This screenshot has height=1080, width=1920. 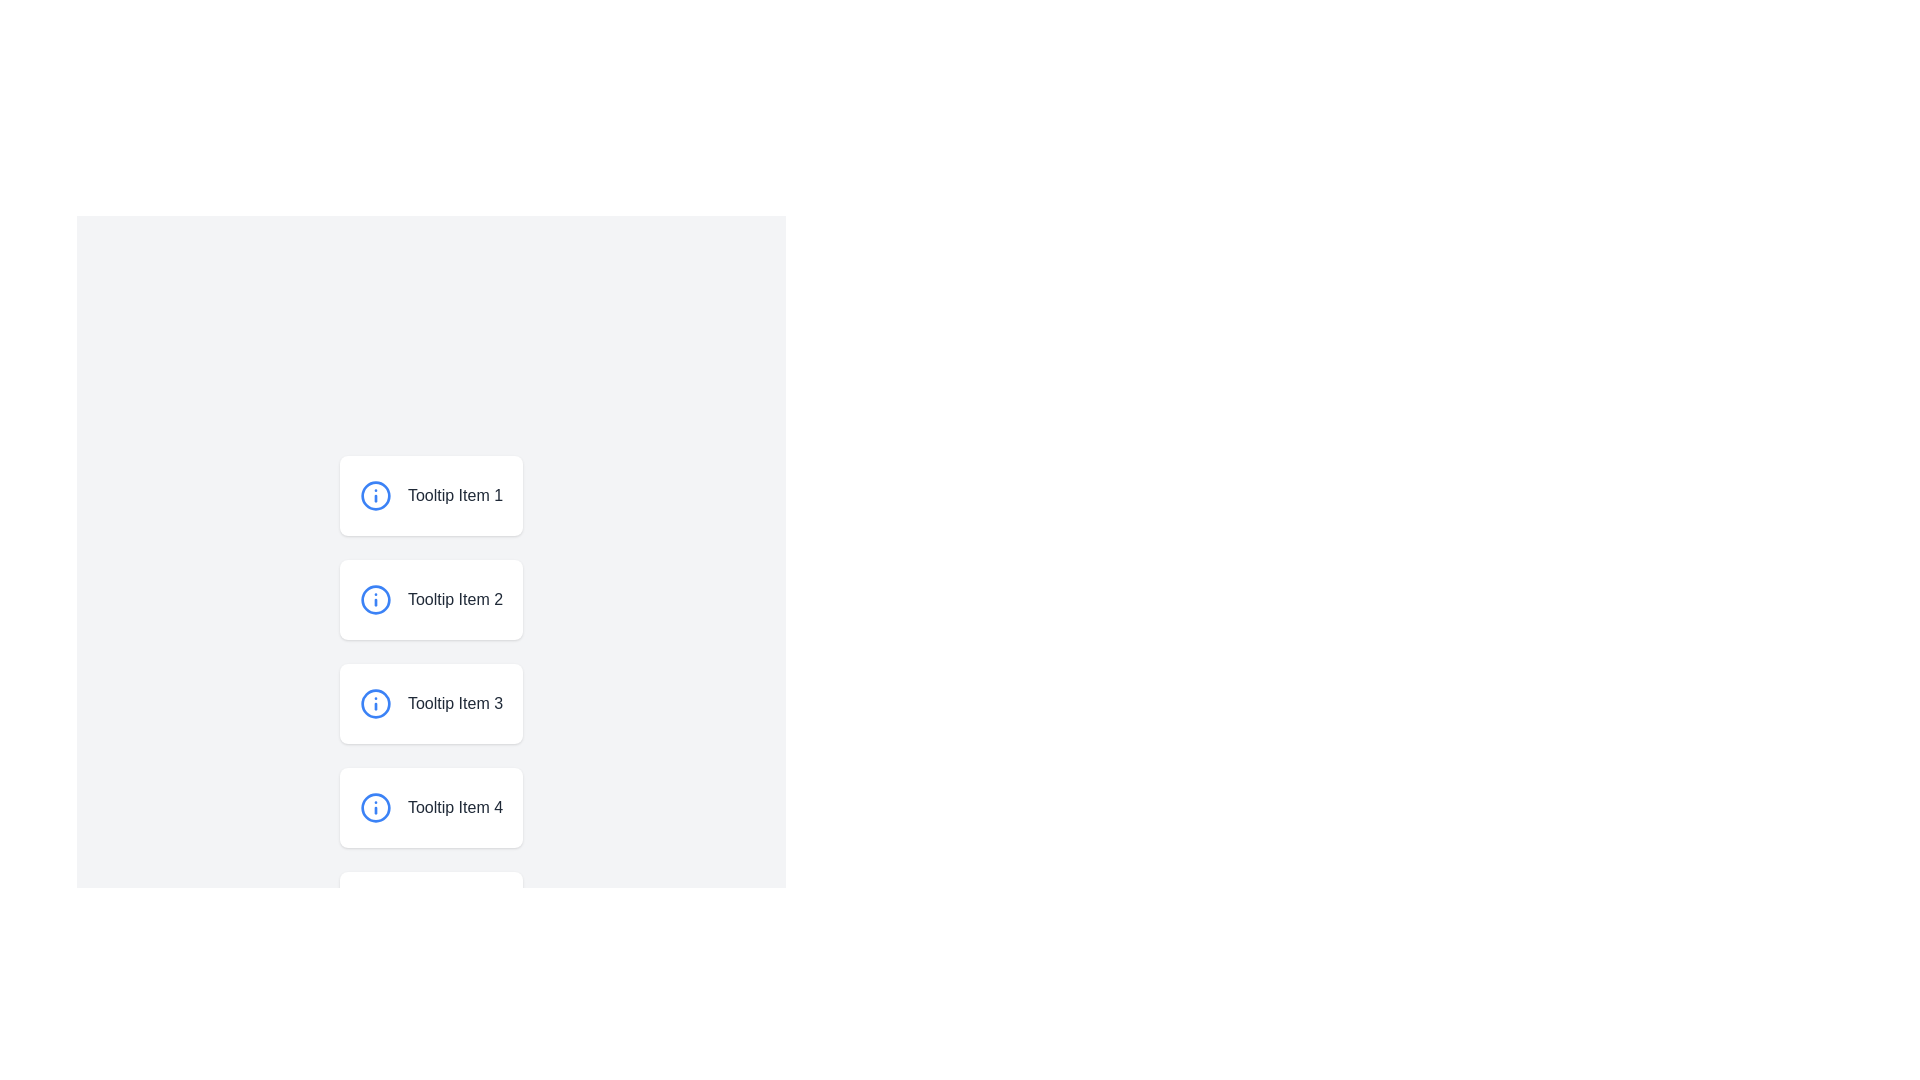 What do you see at coordinates (446, 599) in the screenshot?
I see `the Text label indicating 'Tooltip Item 2', which is positioned in the second row of a vertical list of similar items, to the right of an informational icon` at bounding box center [446, 599].